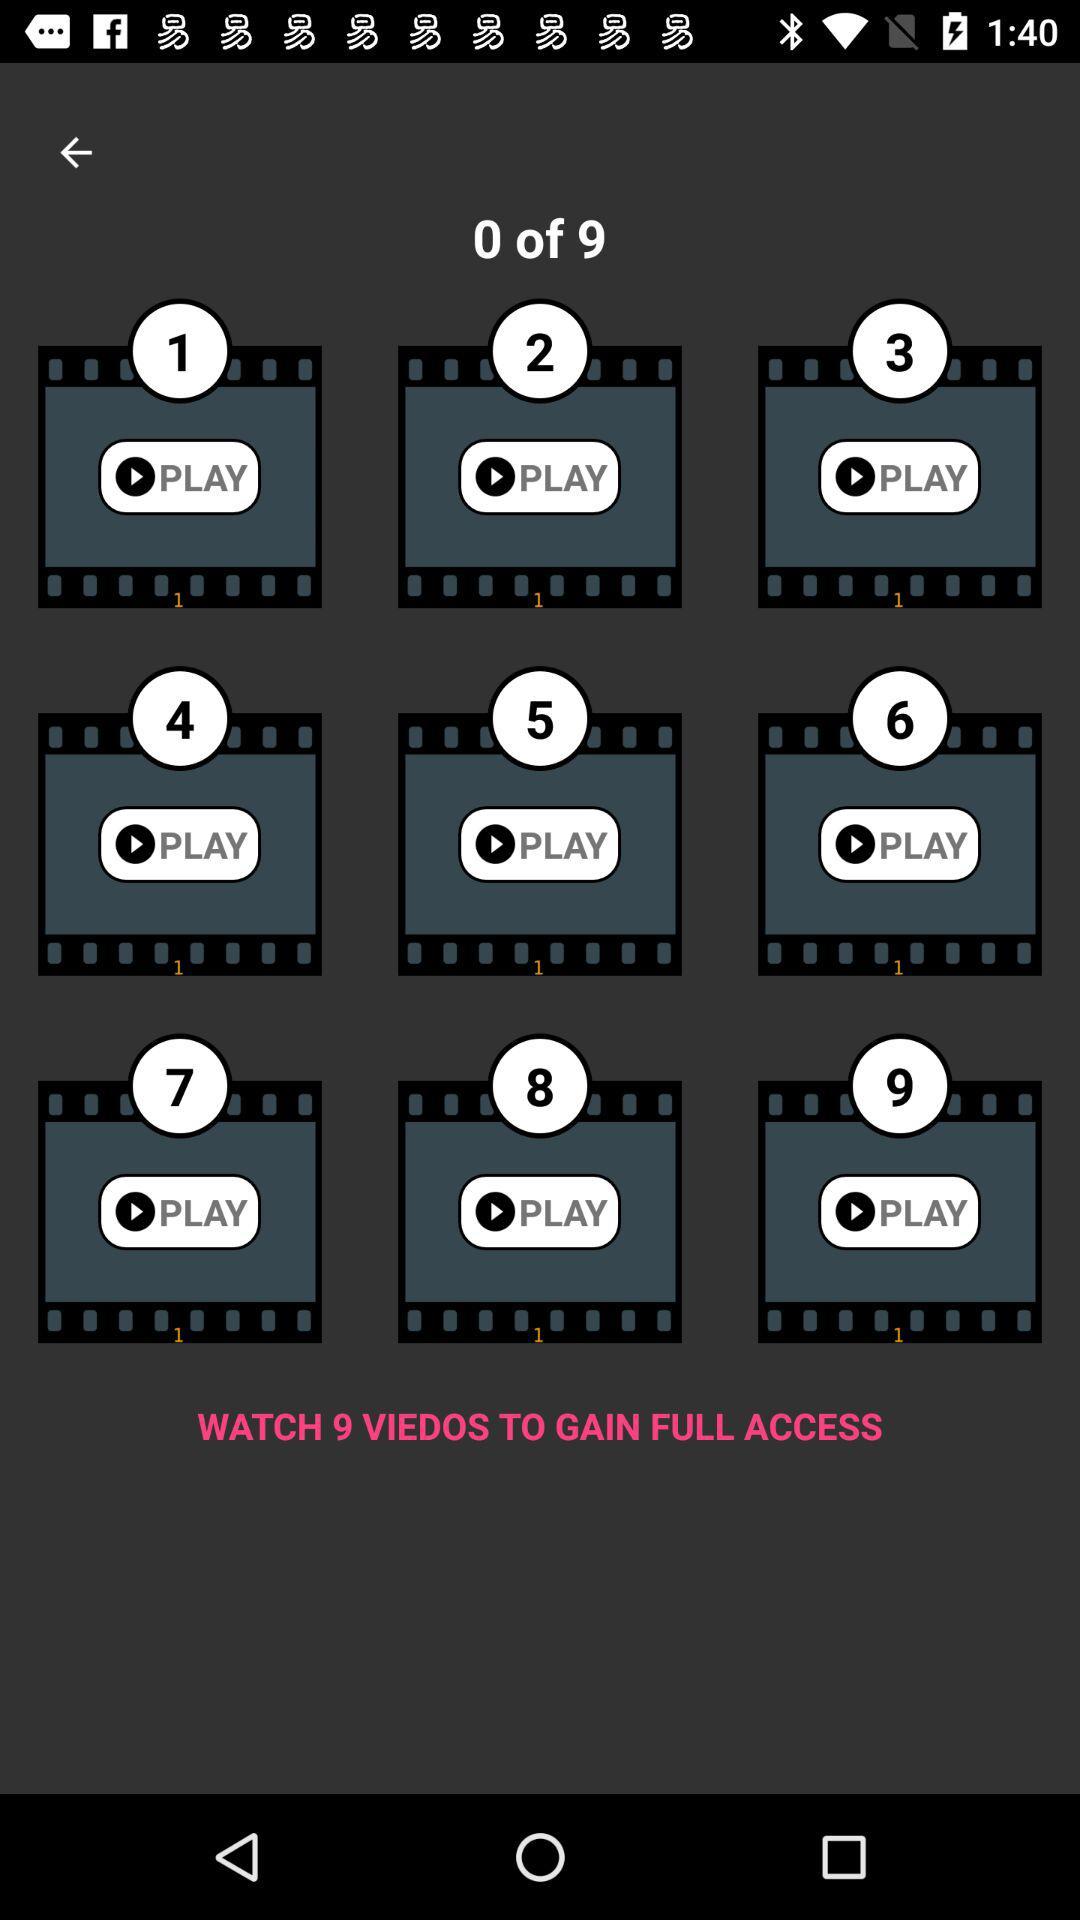 The height and width of the screenshot is (1920, 1080). Describe the element at coordinates (75, 151) in the screenshot. I see `icon to the left of 0 of 9 item` at that location.